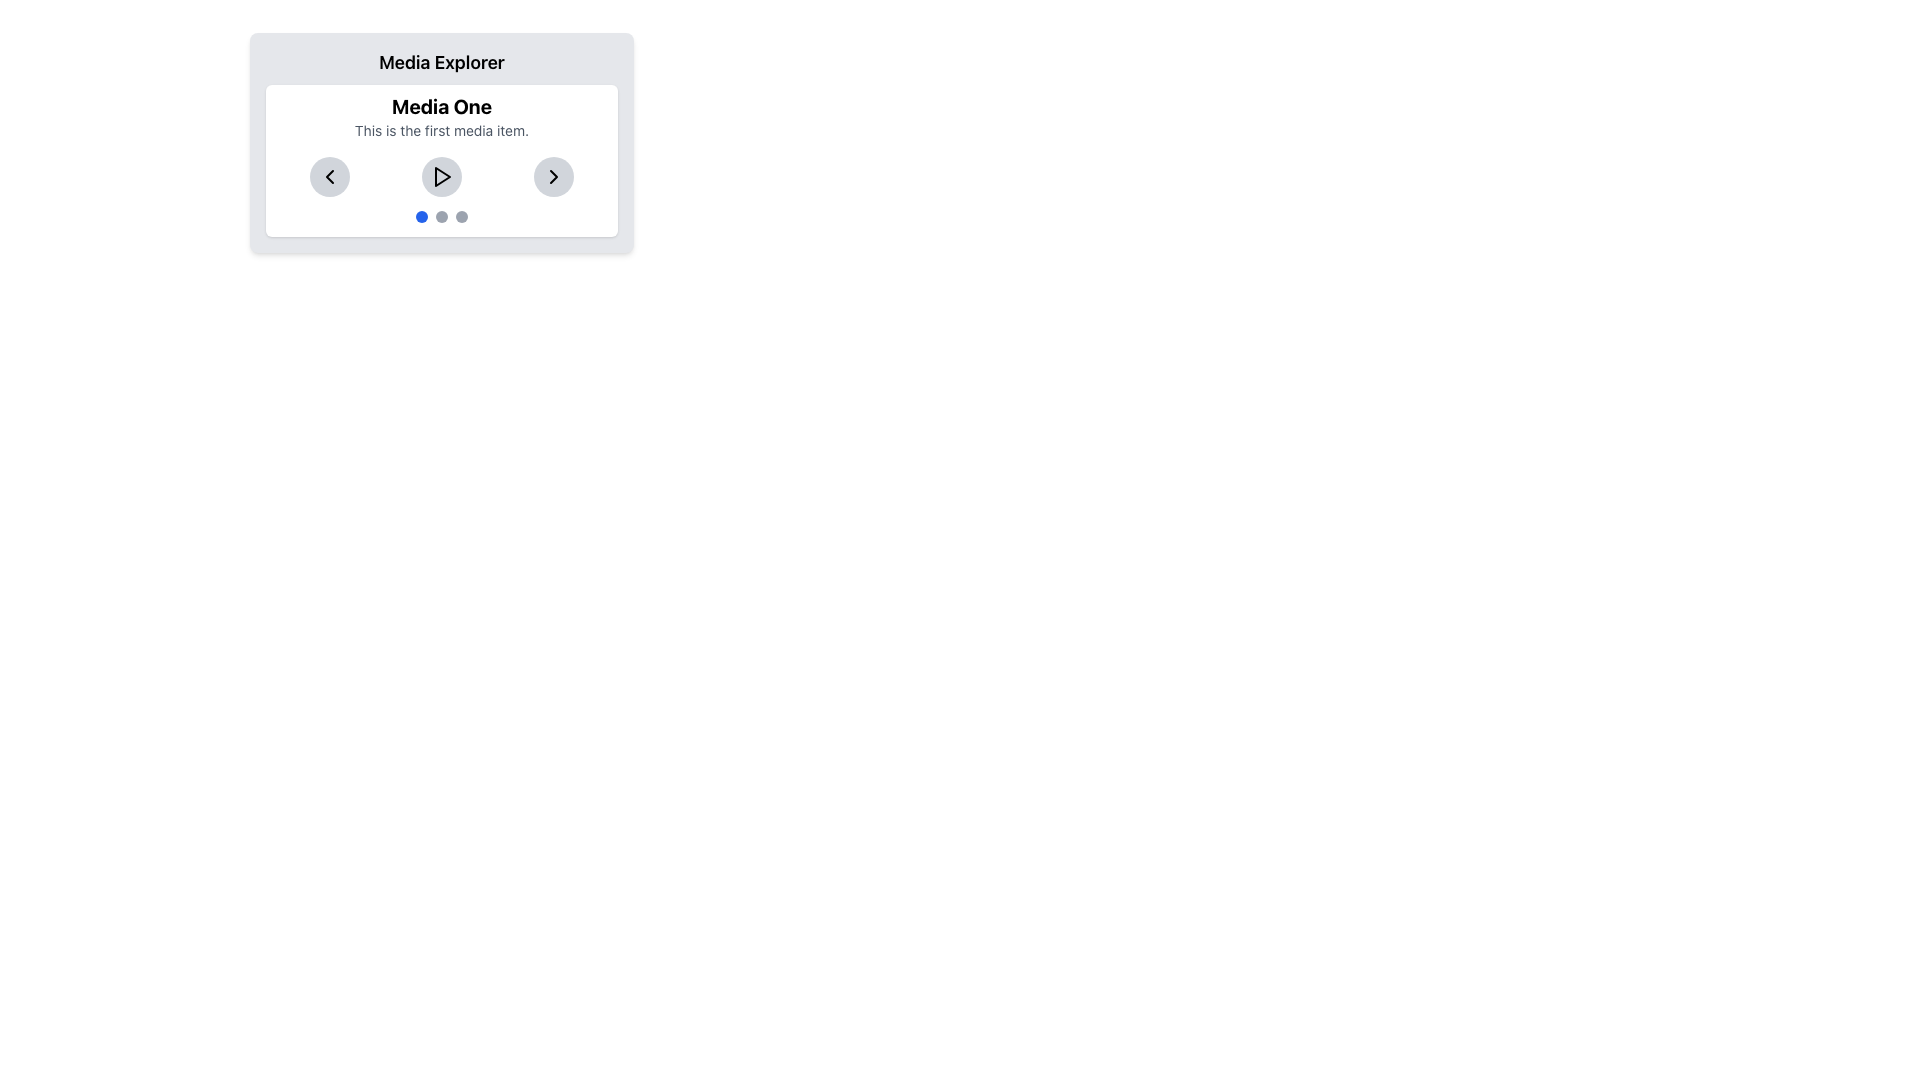 This screenshot has height=1080, width=1920. What do you see at coordinates (330, 176) in the screenshot?
I see `the left-pointing chevron icon within the circular button on the left side of the navigation controls` at bounding box center [330, 176].